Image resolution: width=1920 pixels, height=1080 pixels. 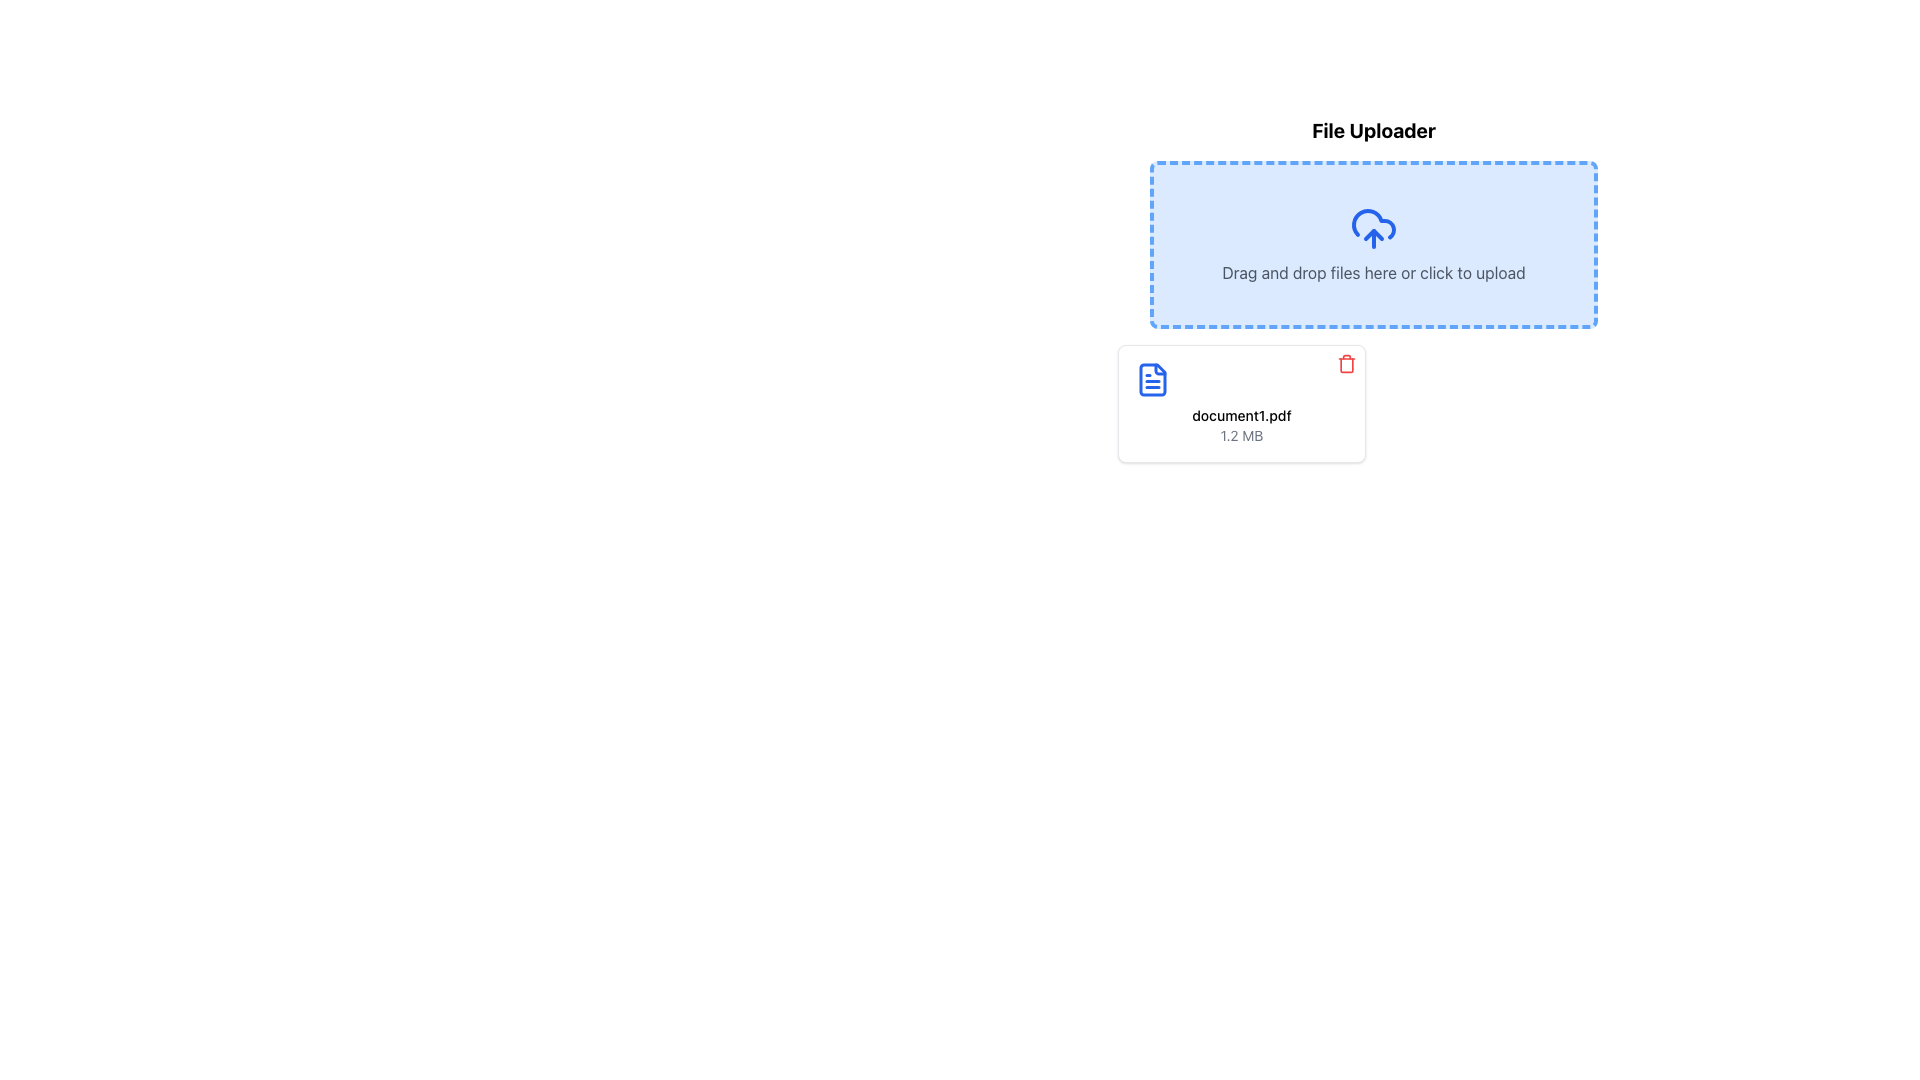 What do you see at coordinates (1372, 227) in the screenshot?
I see `the file upload icon, which is centrally located within a dashed border box above the text 'Drag and drop files here or click to upload'` at bounding box center [1372, 227].